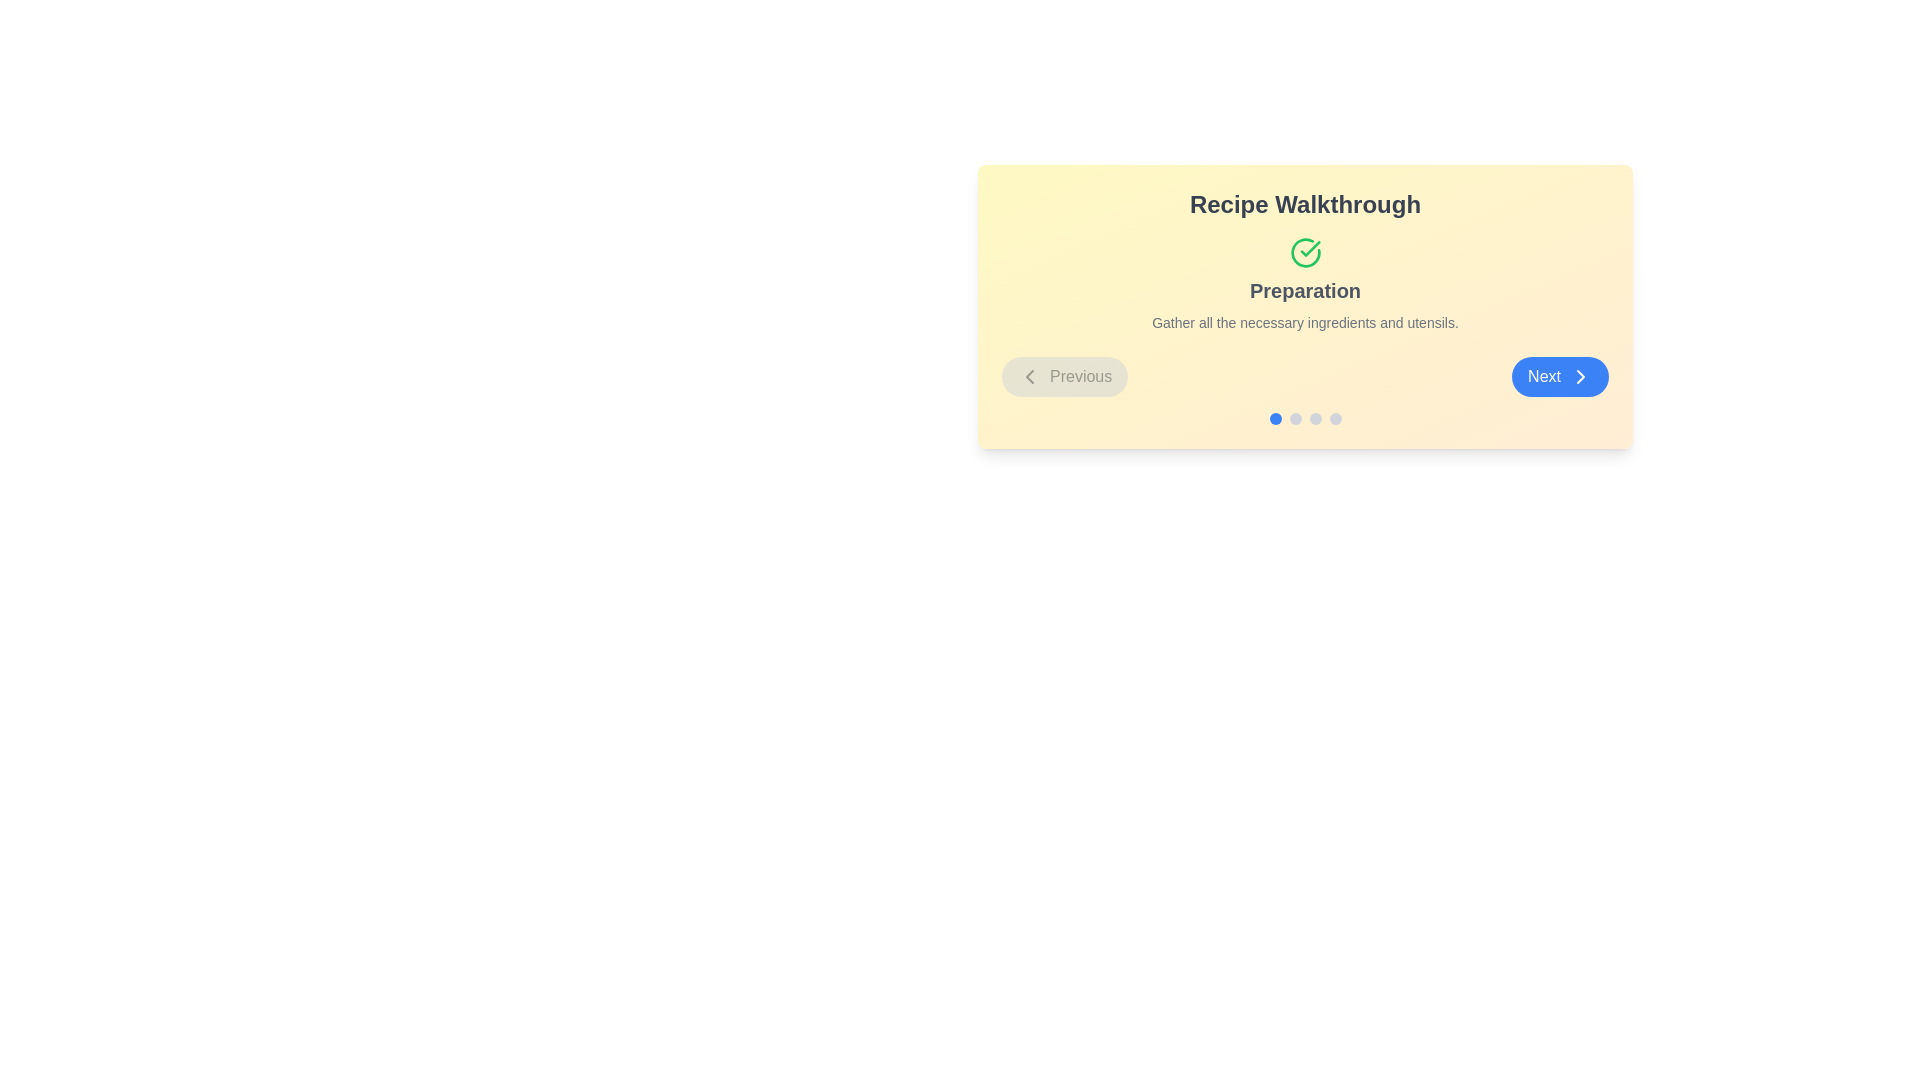 This screenshot has height=1080, width=1920. I want to click on the icon located inside the blue 'Next' button at the bottom right of the card-like section, which signifies a forward action, so click(1579, 377).